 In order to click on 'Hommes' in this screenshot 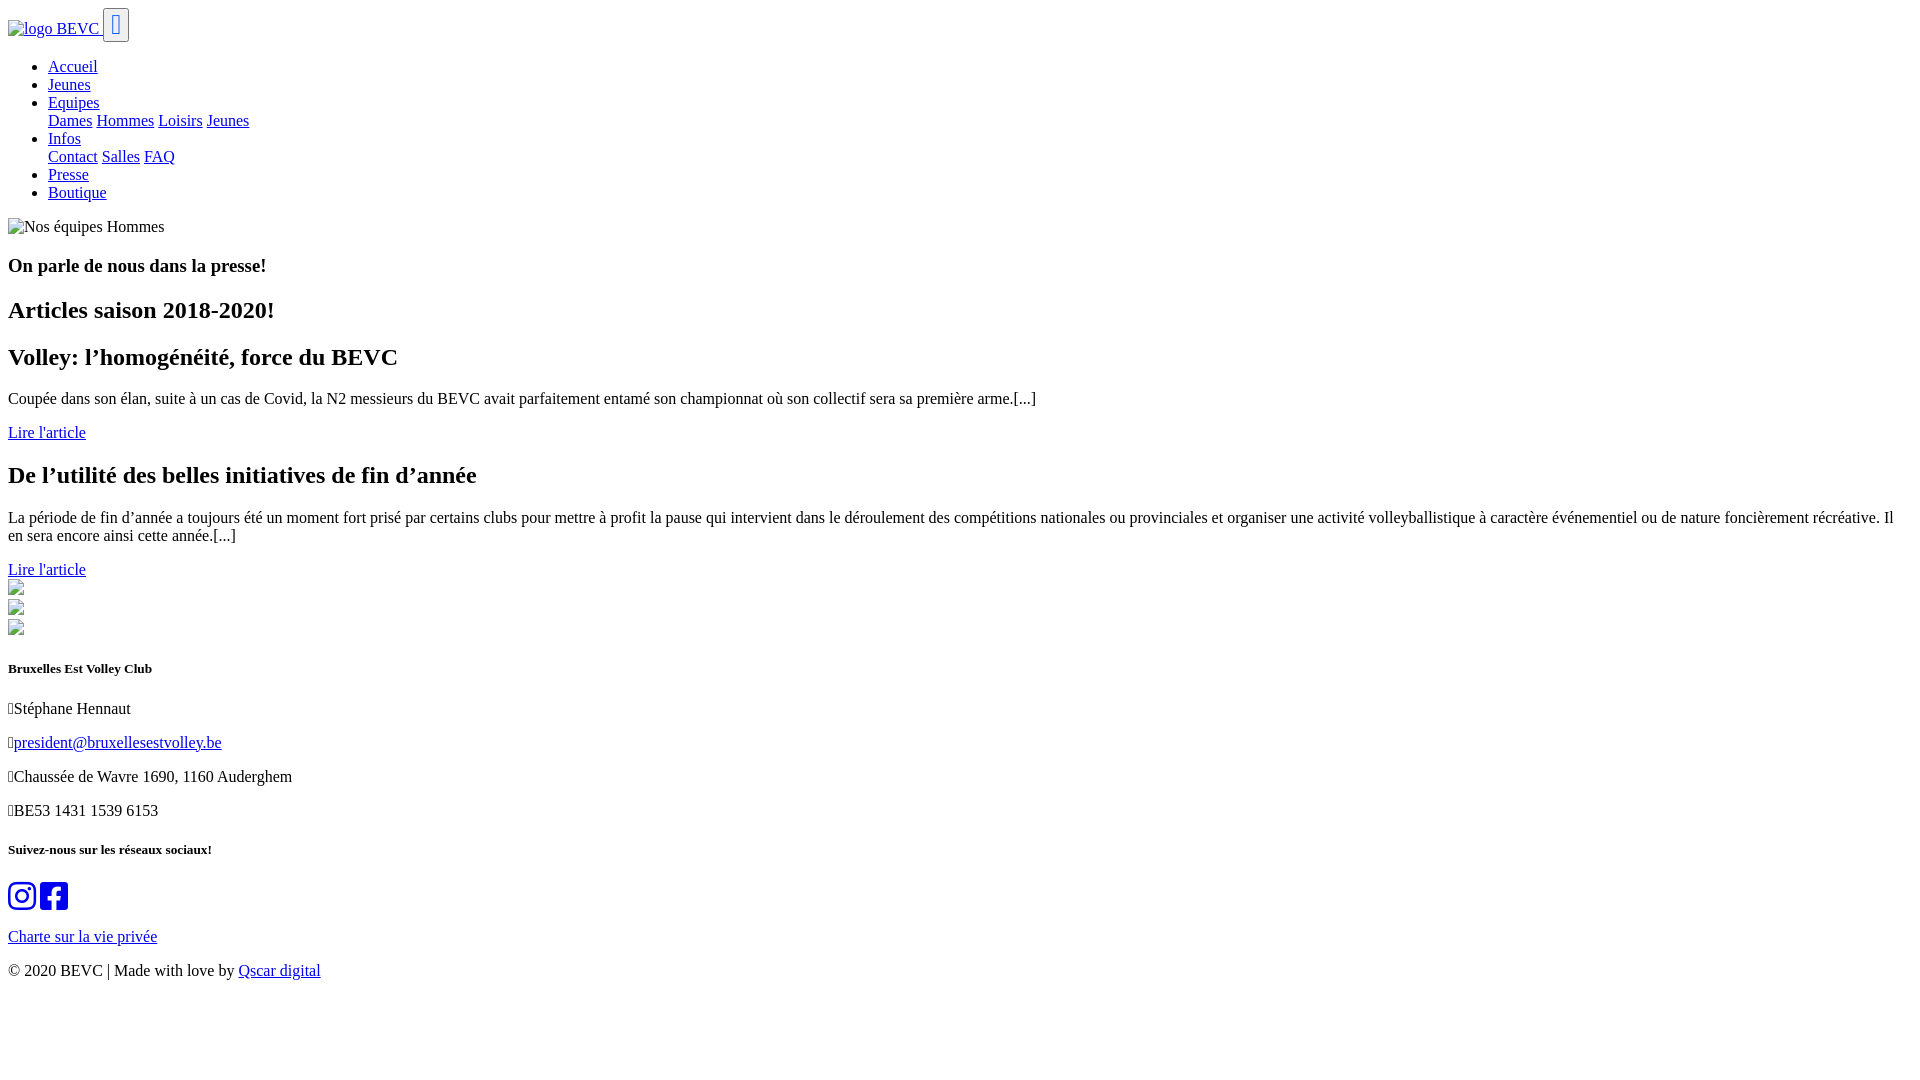, I will do `click(123, 120)`.